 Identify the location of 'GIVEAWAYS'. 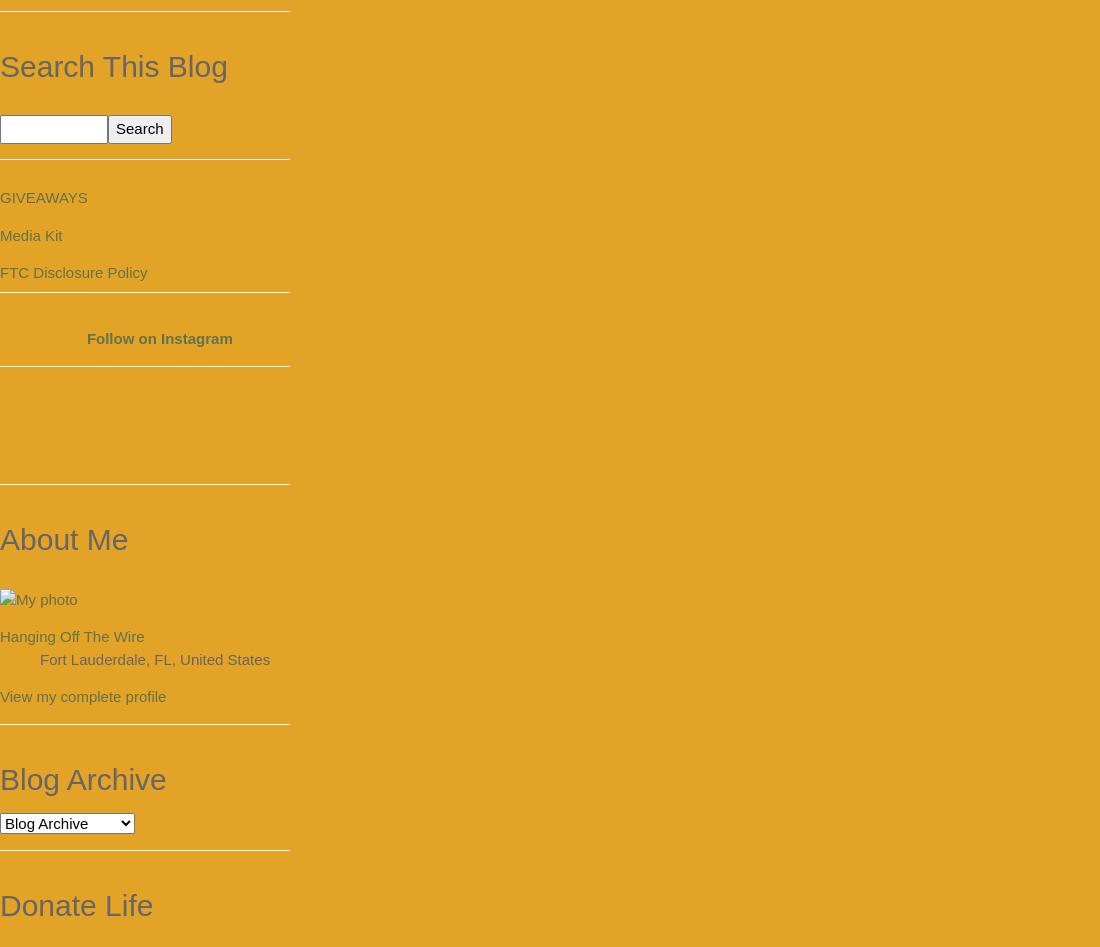
(42, 197).